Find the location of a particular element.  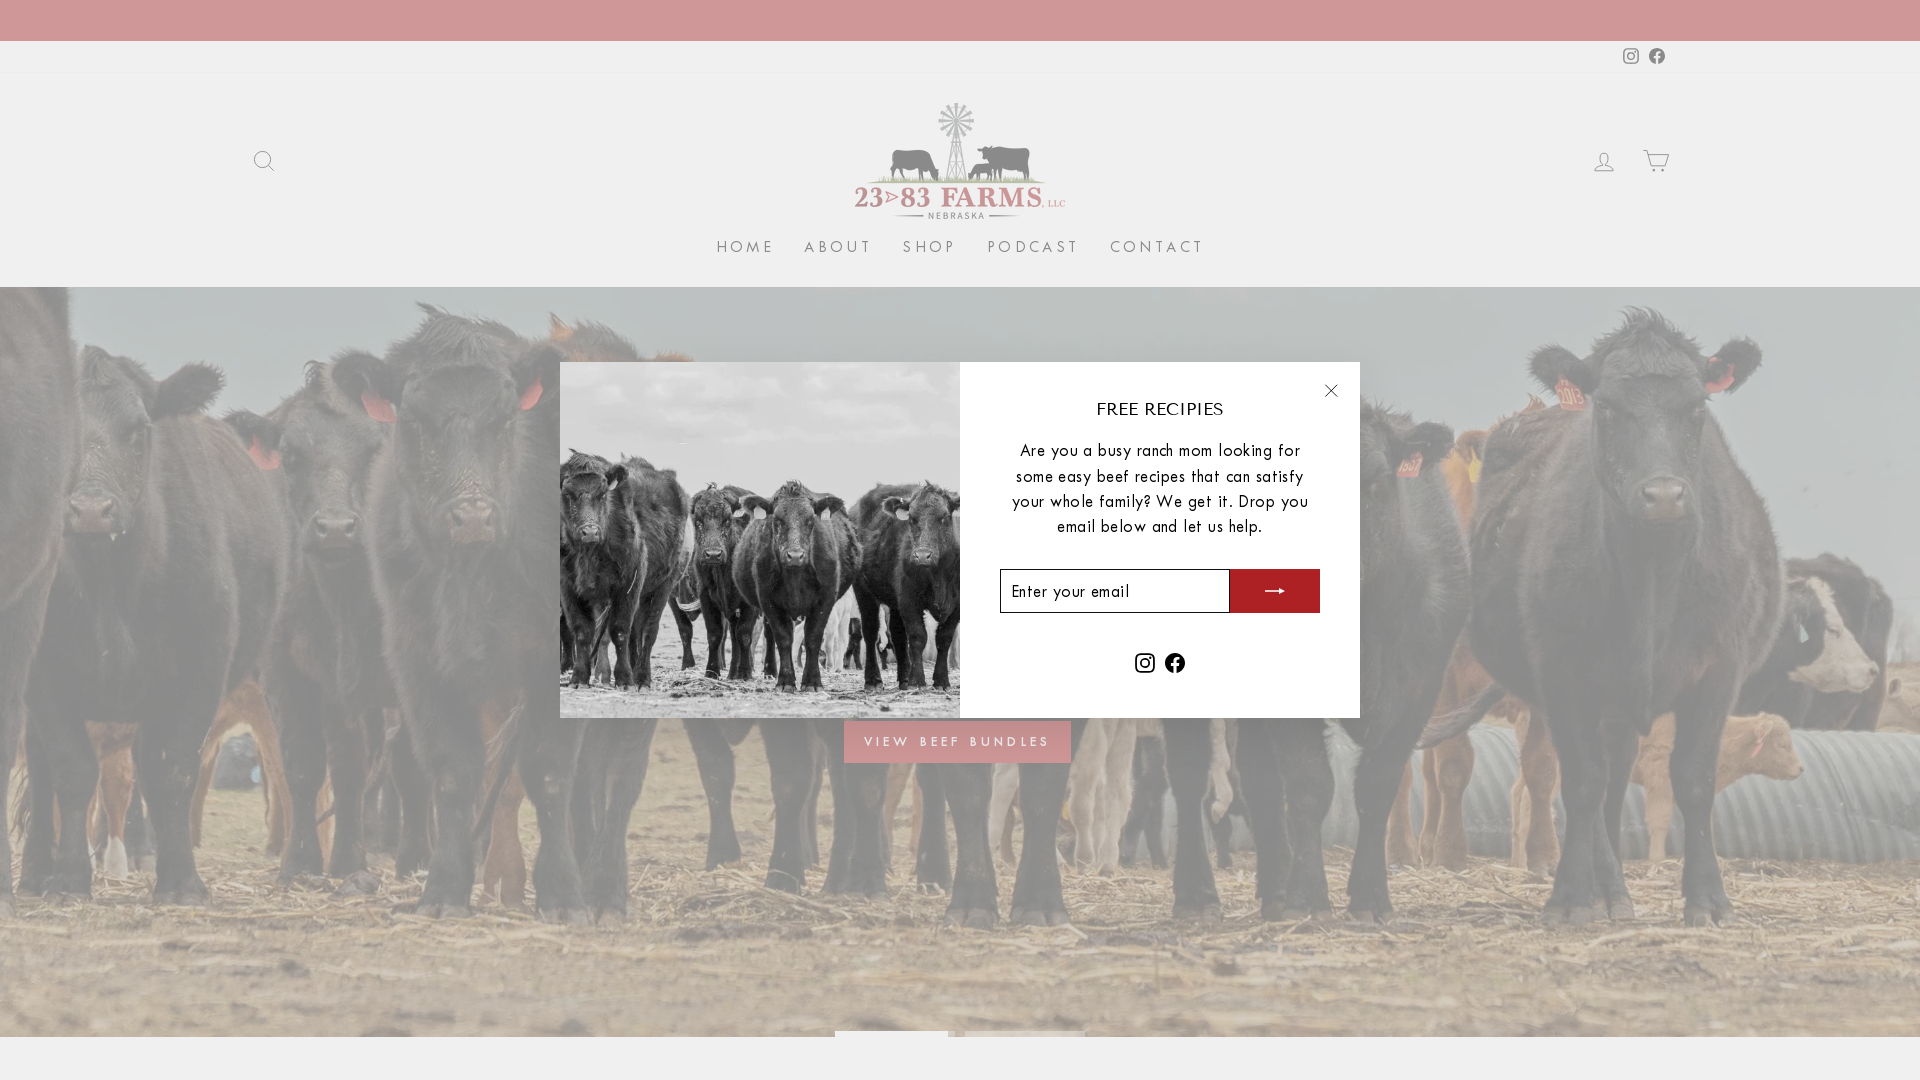

'Facebook' is located at coordinates (1175, 660).